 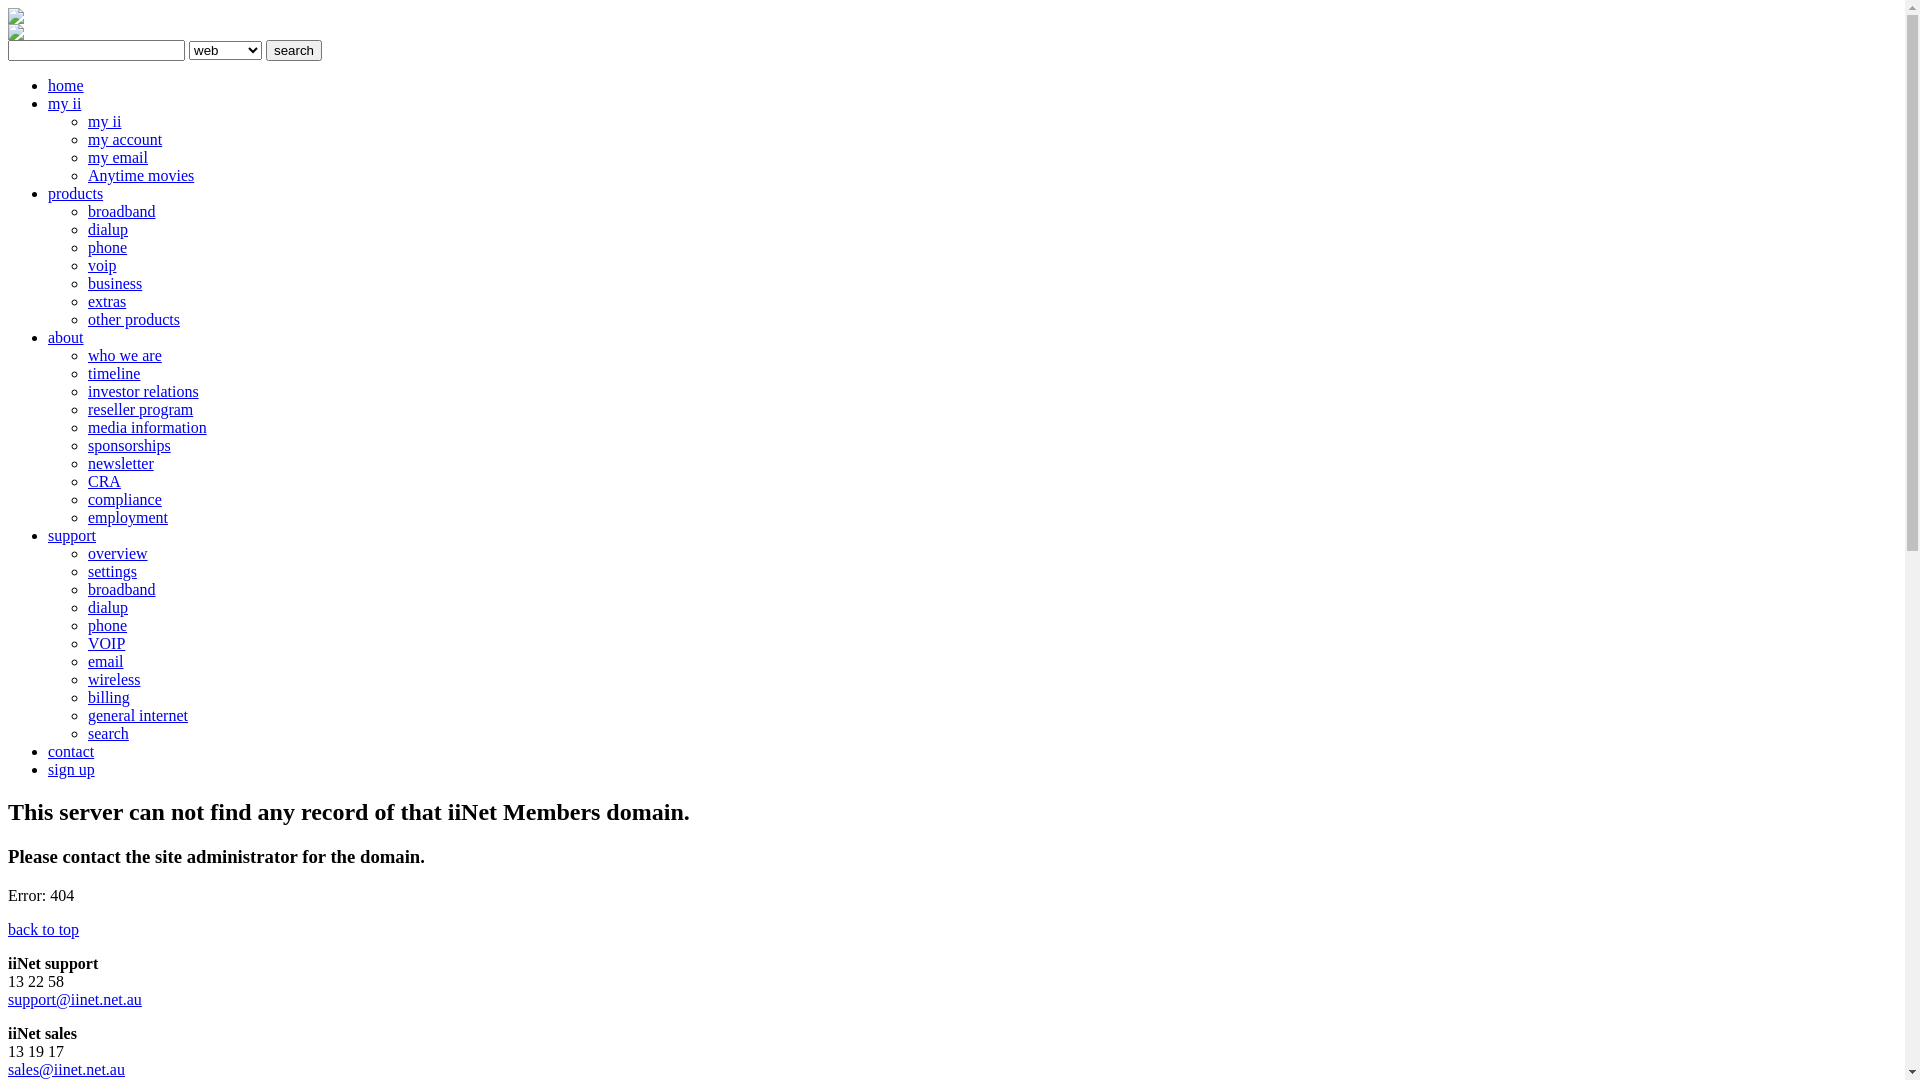 What do you see at coordinates (106, 246) in the screenshot?
I see `'phone'` at bounding box center [106, 246].